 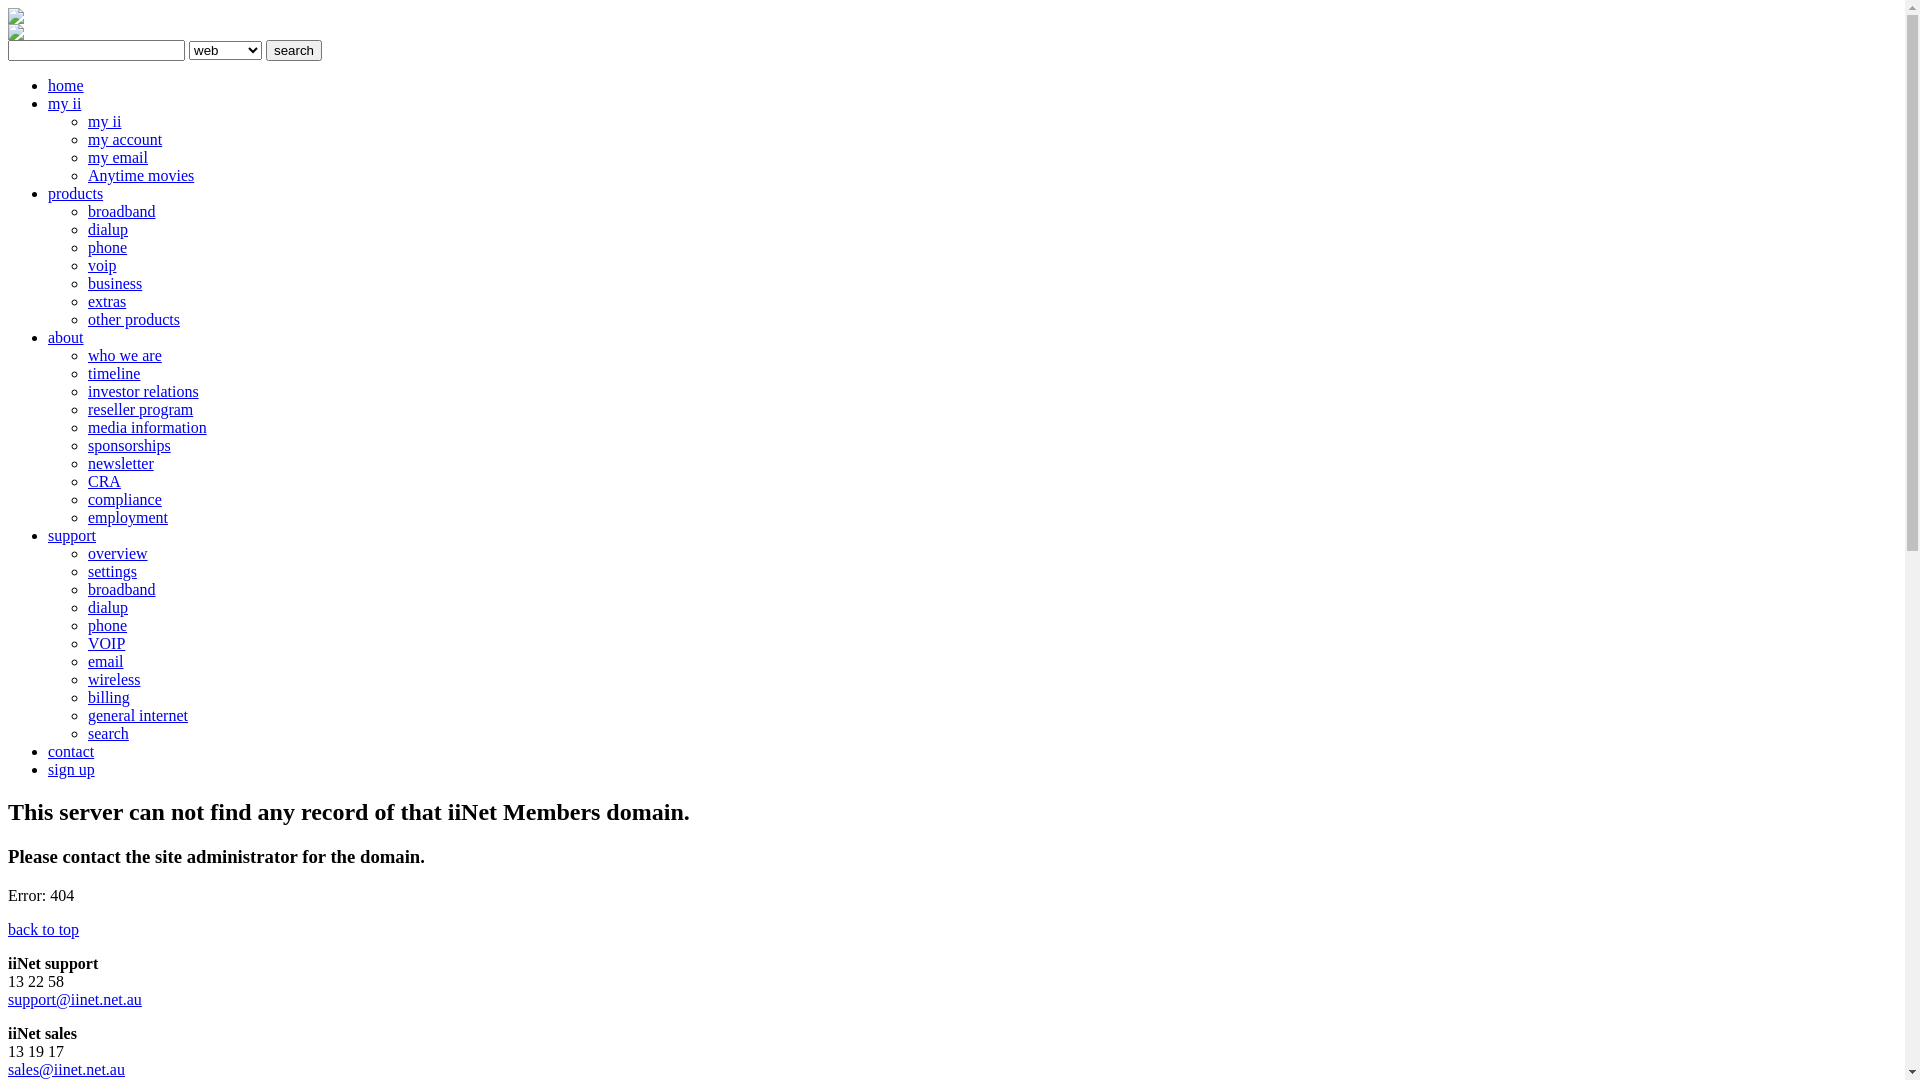 What do you see at coordinates (106, 246) in the screenshot?
I see `'phone'` at bounding box center [106, 246].